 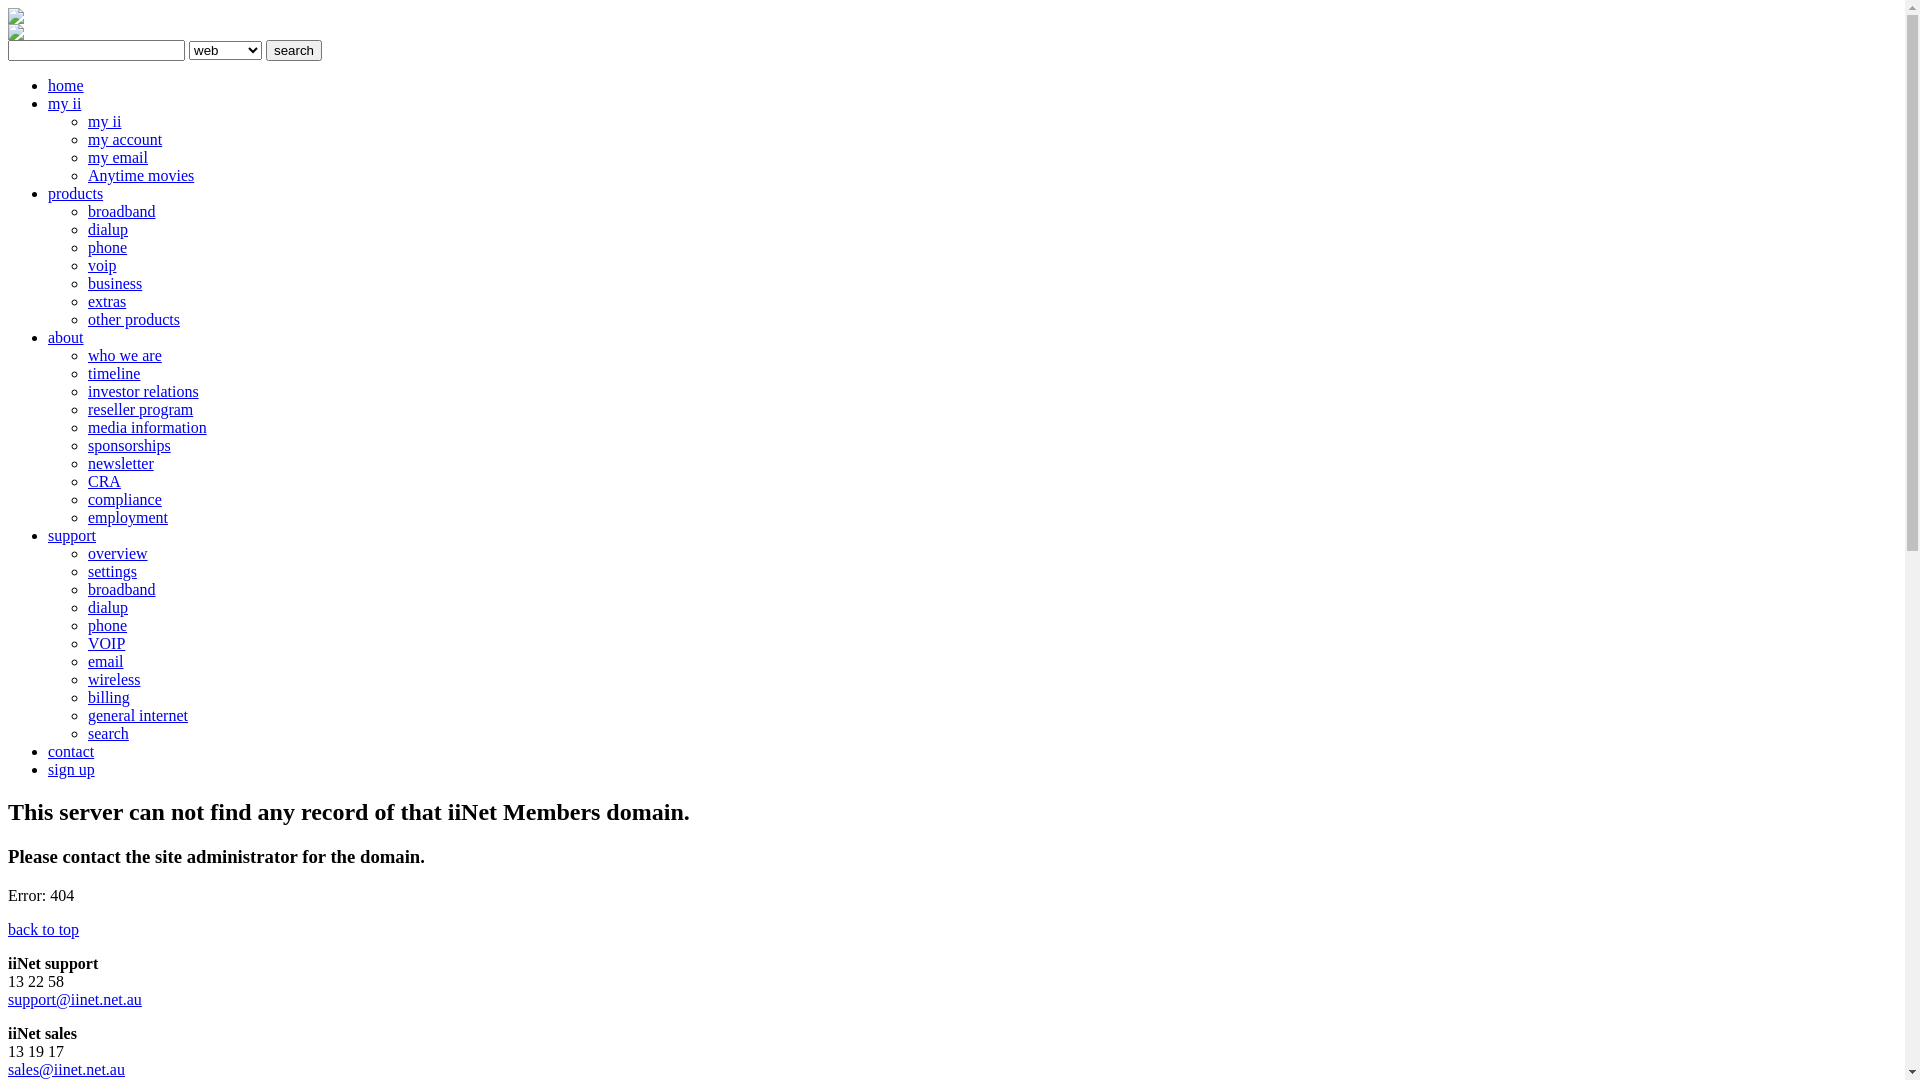 What do you see at coordinates (106, 246) in the screenshot?
I see `'phone'` at bounding box center [106, 246].